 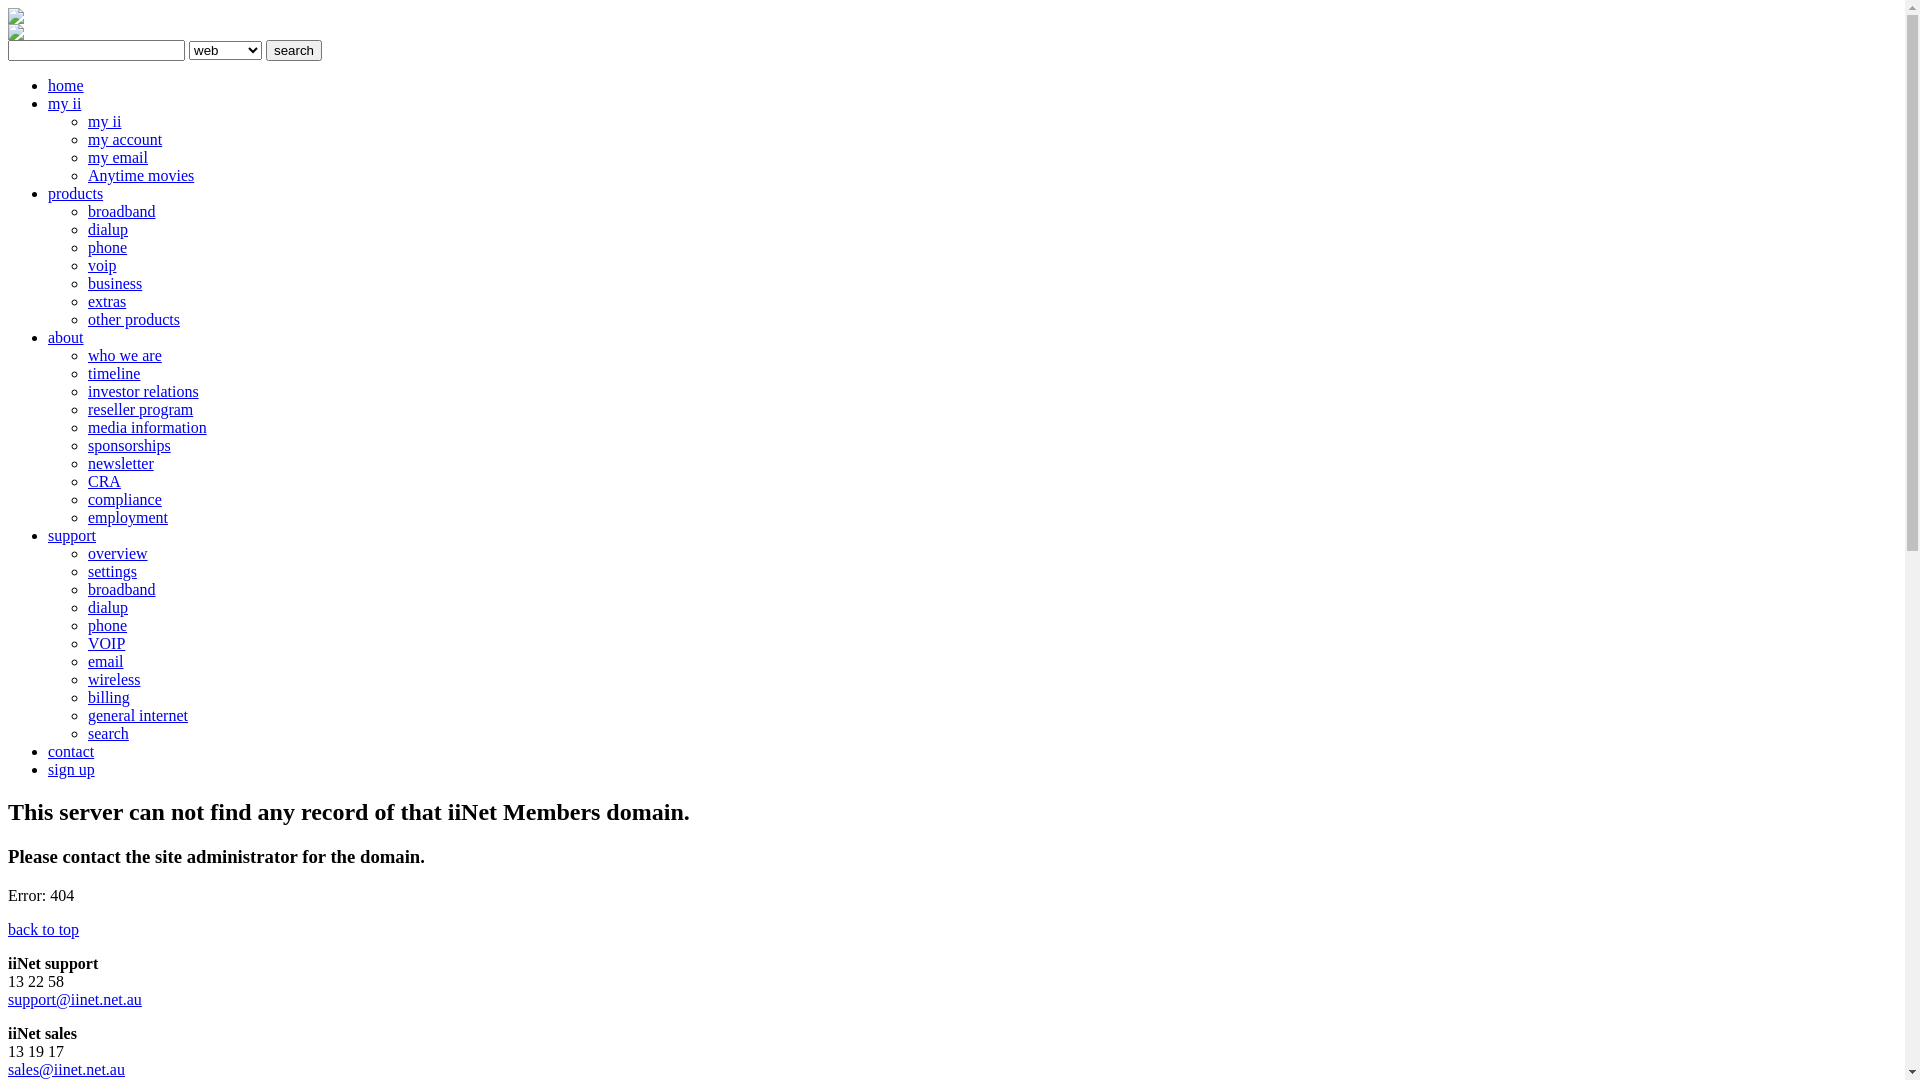 What do you see at coordinates (106, 246) in the screenshot?
I see `'phone'` at bounding box center [106, 246].